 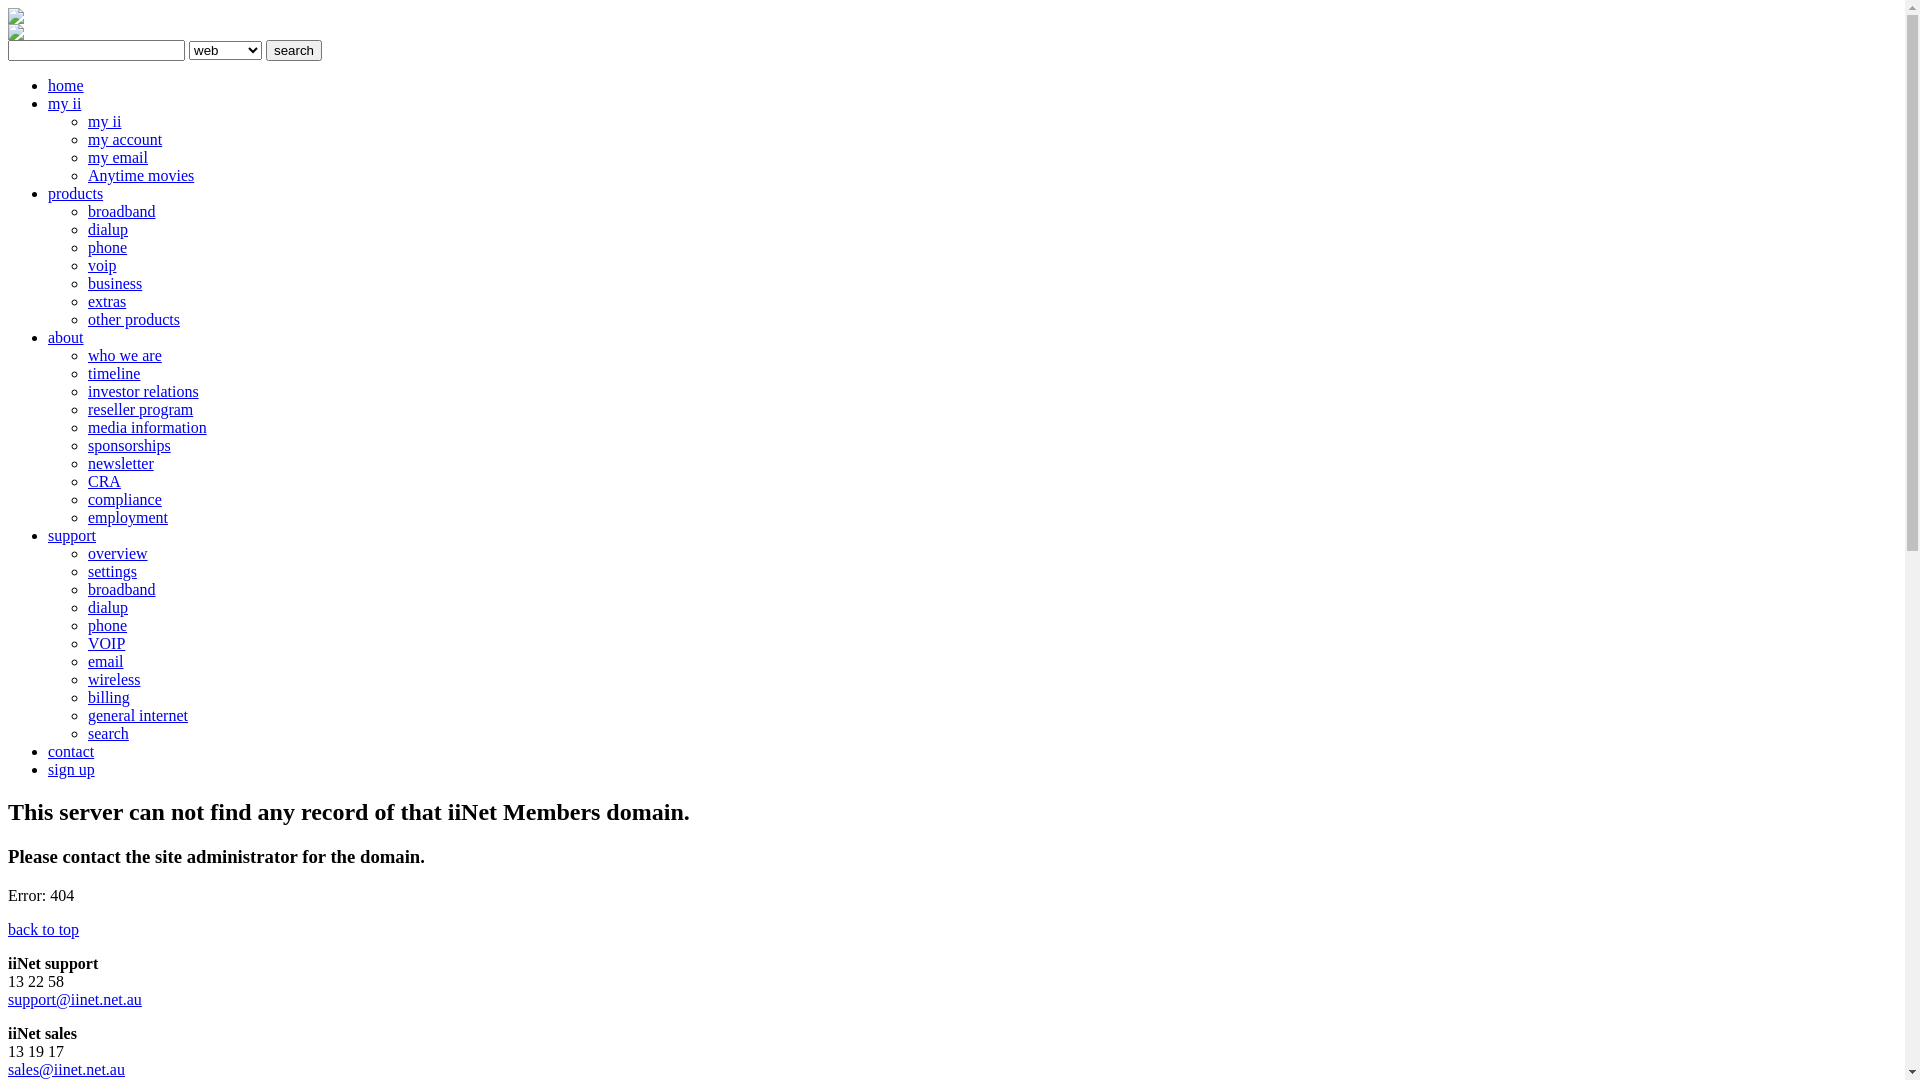 What do you see at coordinates (106, 246) in the screenshot?
I see `'phone'` at bounding box center [106, 246].